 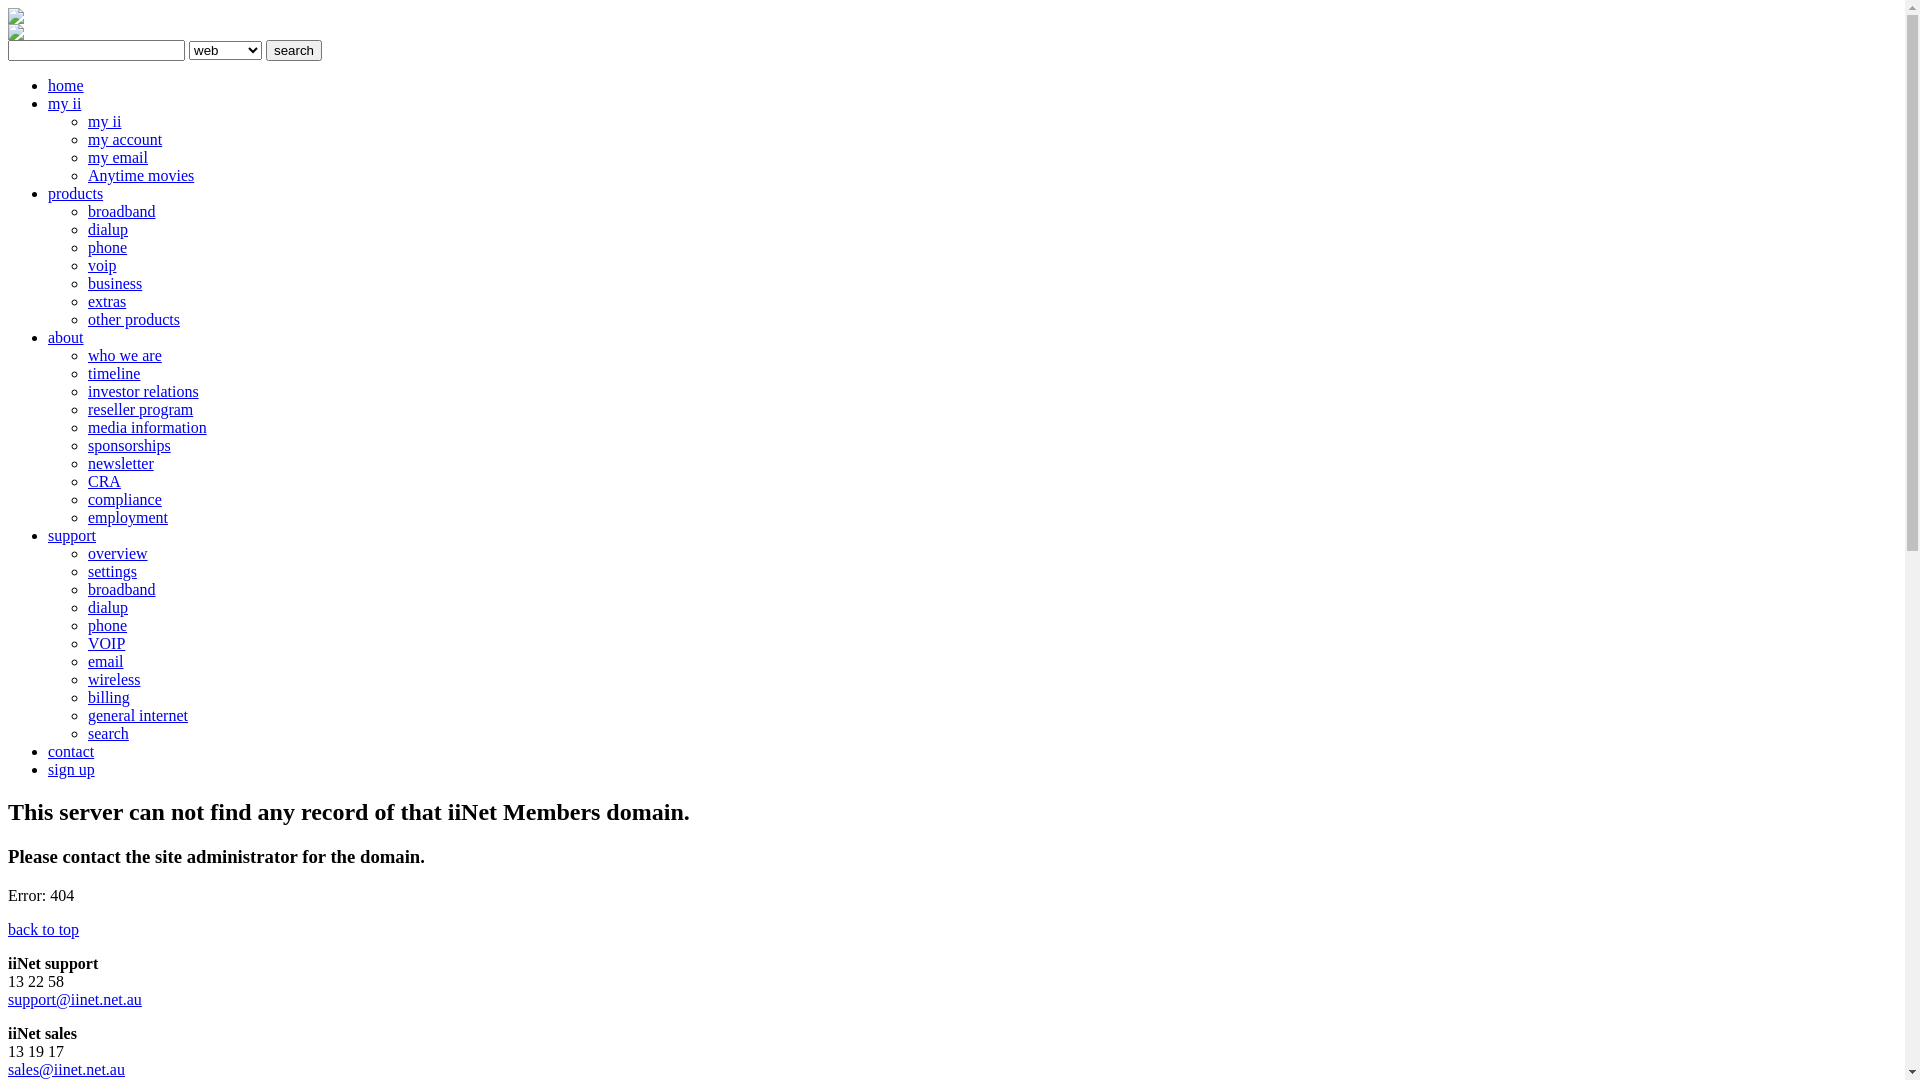 What do you see at coordinates (106, 246) in the screenshot?
I see `'phone'` at bounding box center [106, 246].